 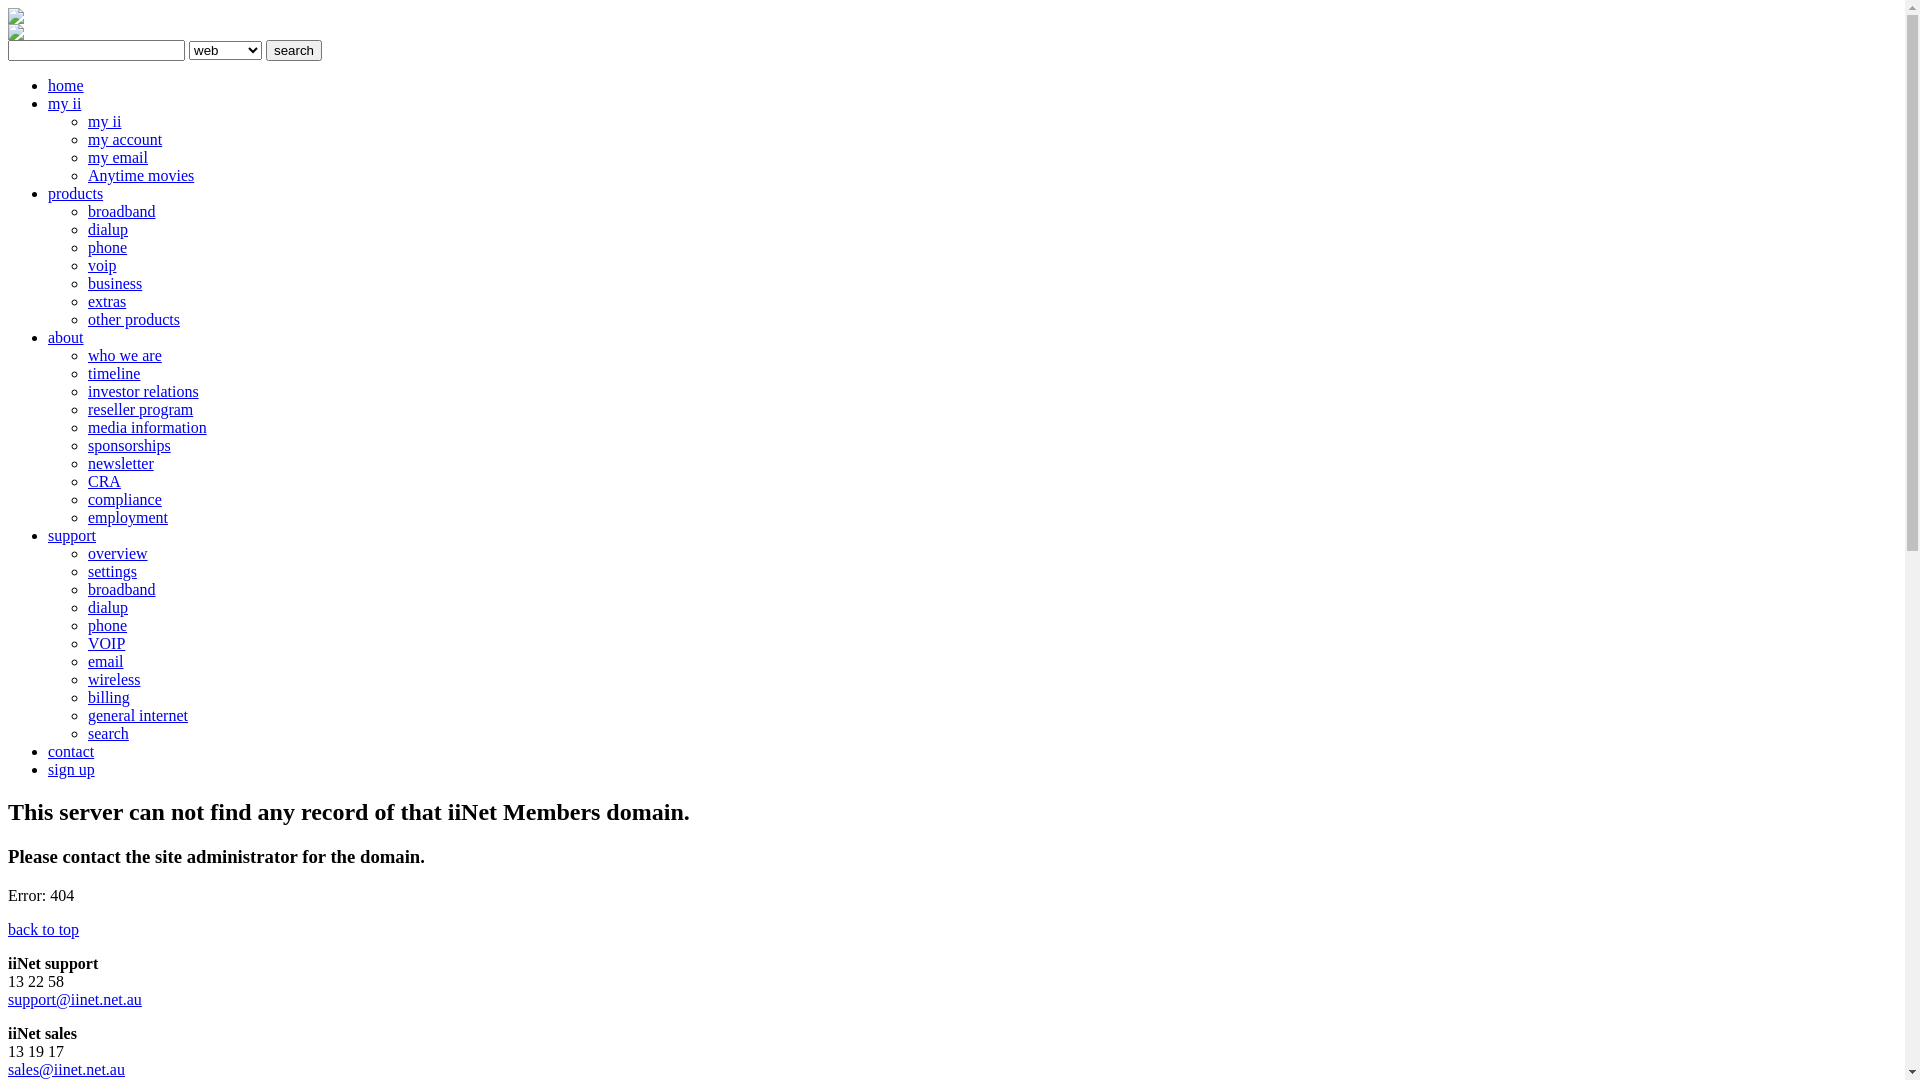 What do you see at coordinates (106, 246) in the screenshot?
I see `'phone'` at bounding box center [106, 246].